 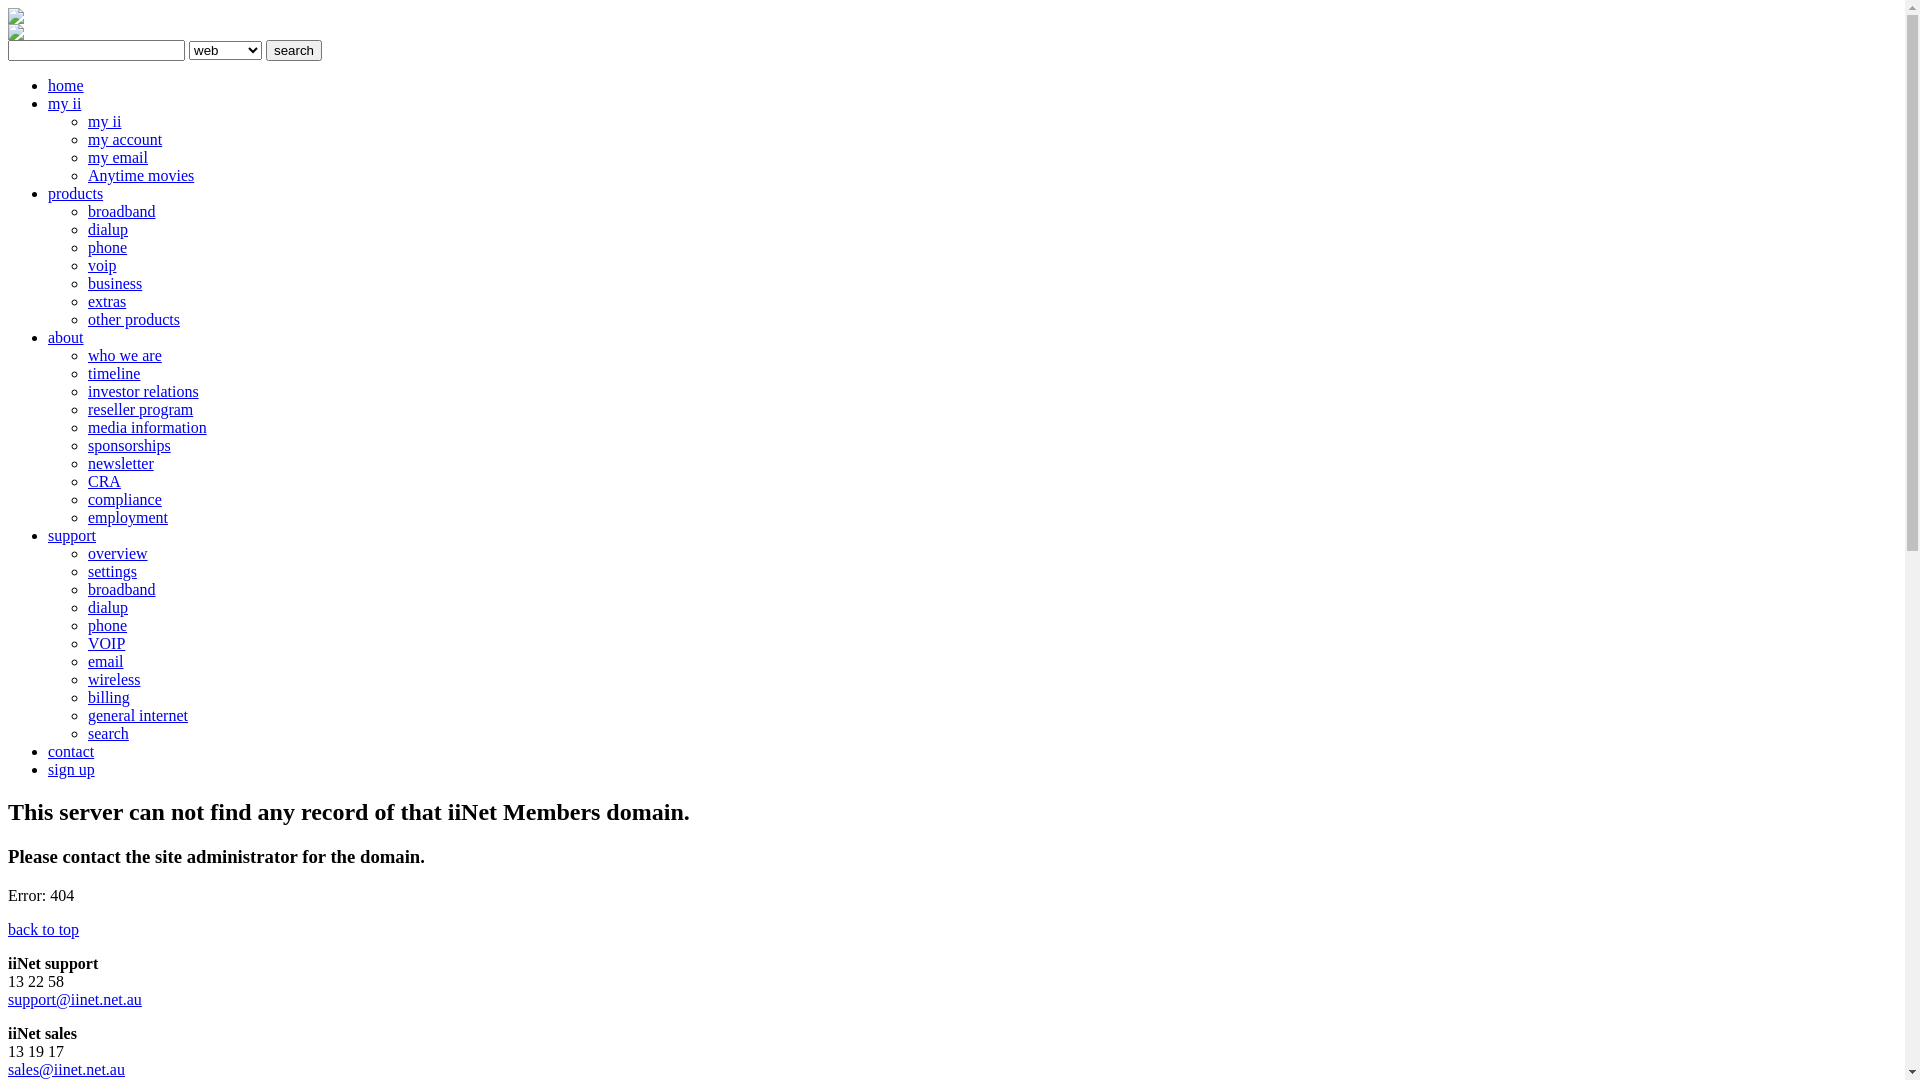 What do you see at coordinates (106, 246) in the screenshot?
I see `'phone'` at bounding box center [106, 246].